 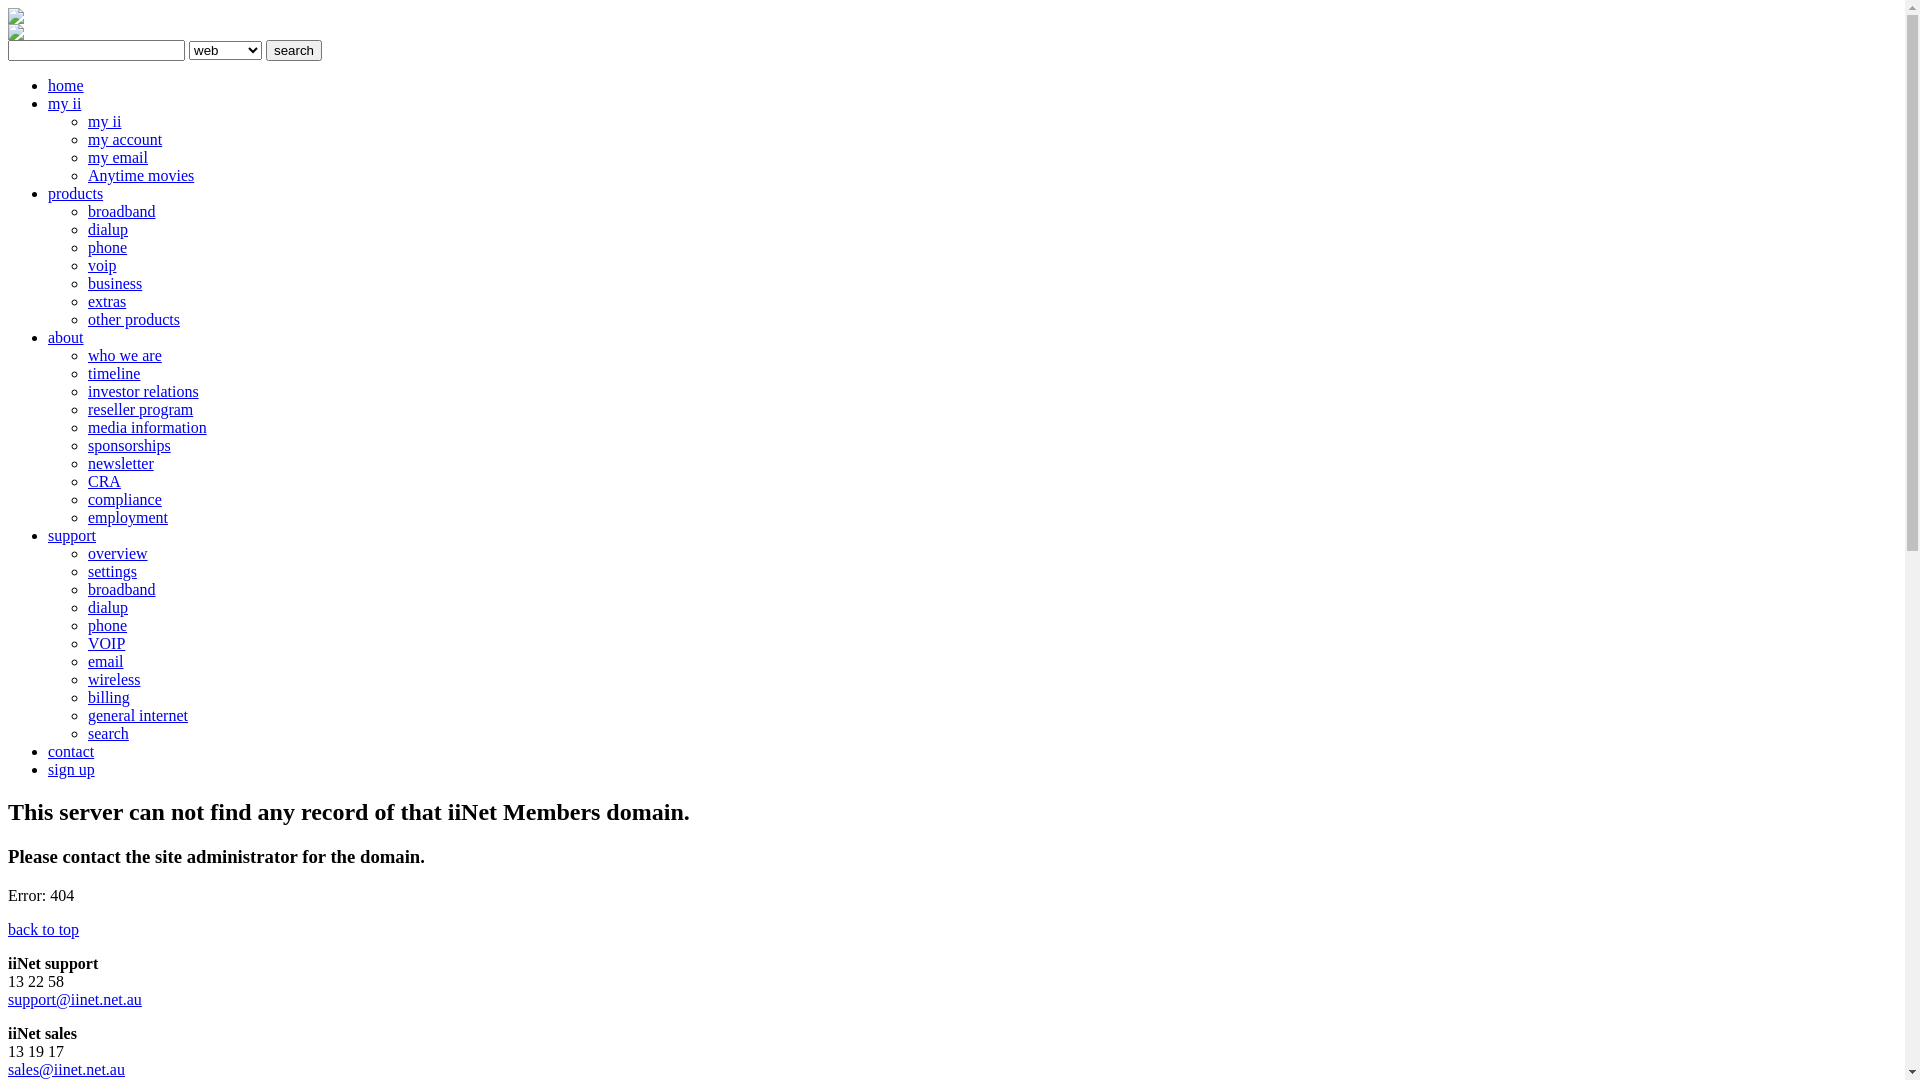 What do you see at coordinates (106, 246) in the screenshot?
I see `'phone'` at bounding box center [106, 246].